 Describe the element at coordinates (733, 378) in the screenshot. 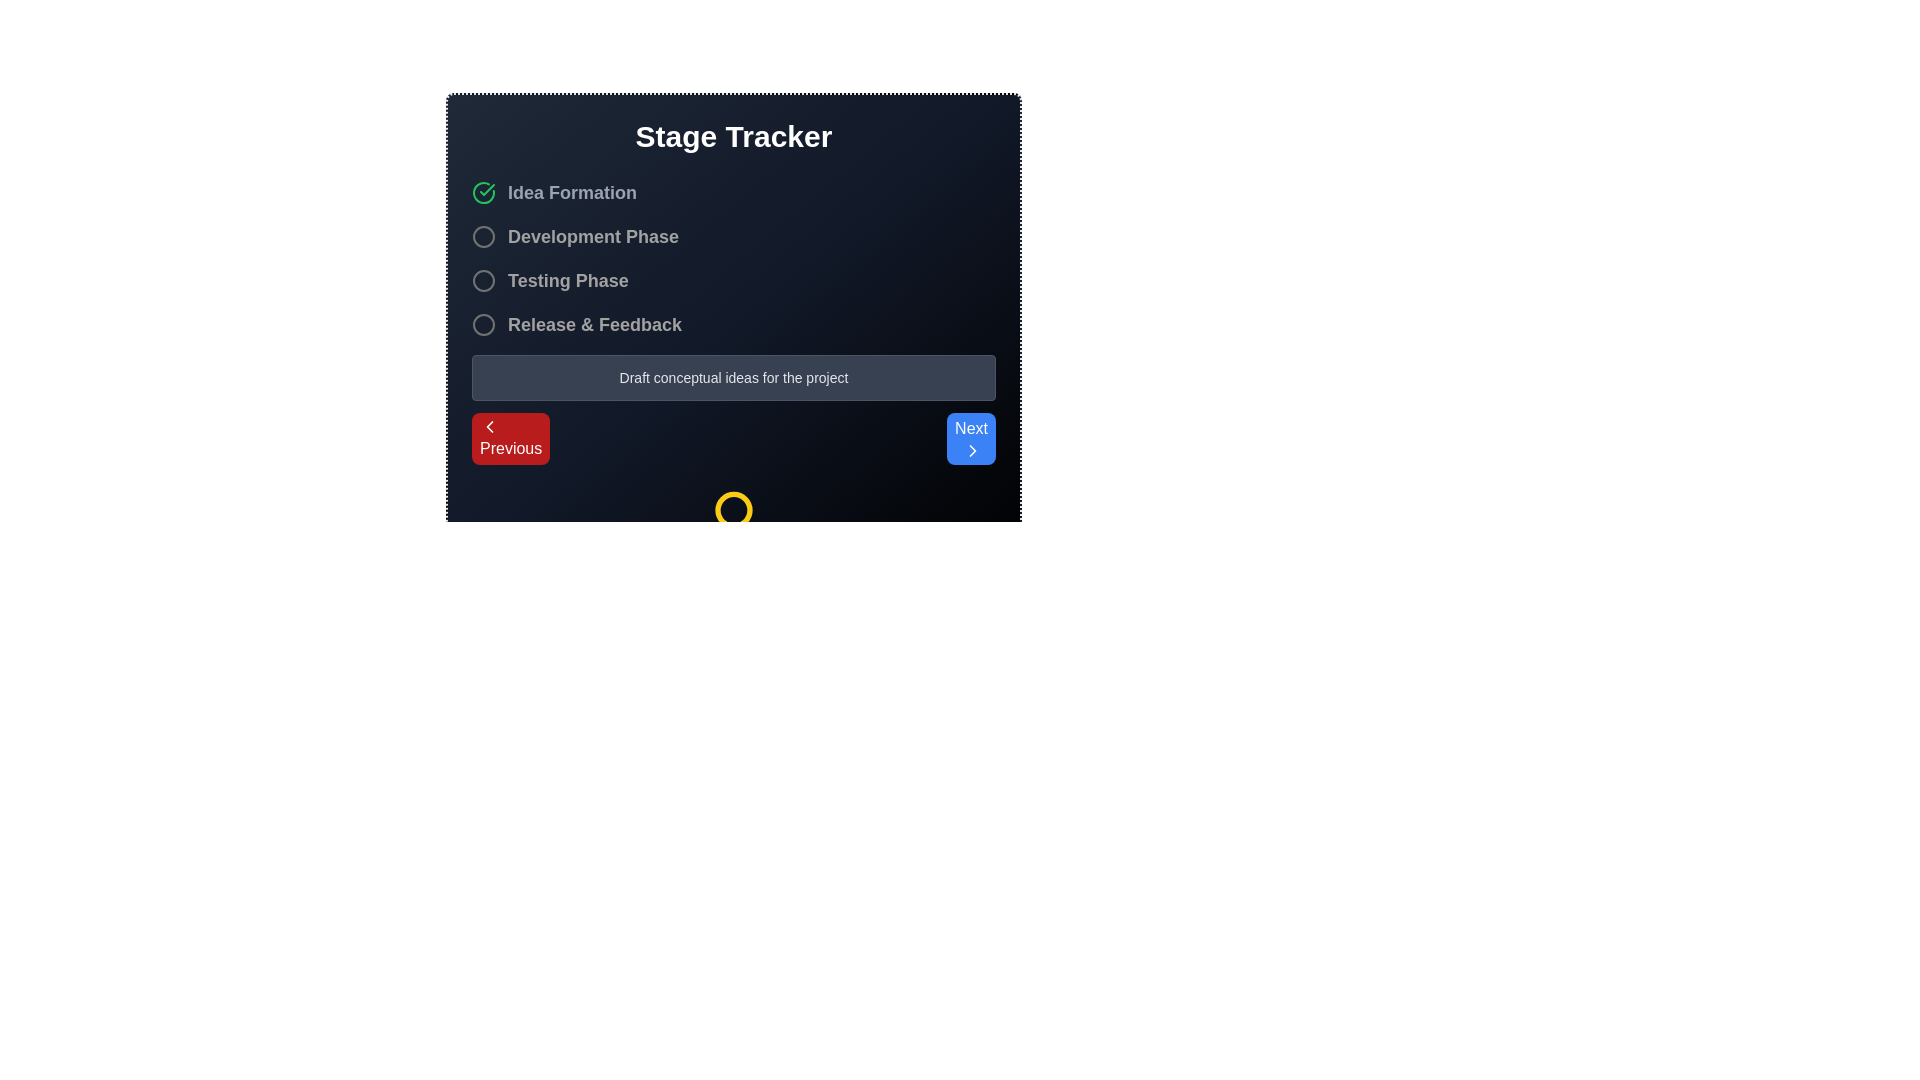

I see `the Text label located in the rectangular section with a rounded border and gray background, positioned centrally below the phase options and between the navigation buttons` at that location.